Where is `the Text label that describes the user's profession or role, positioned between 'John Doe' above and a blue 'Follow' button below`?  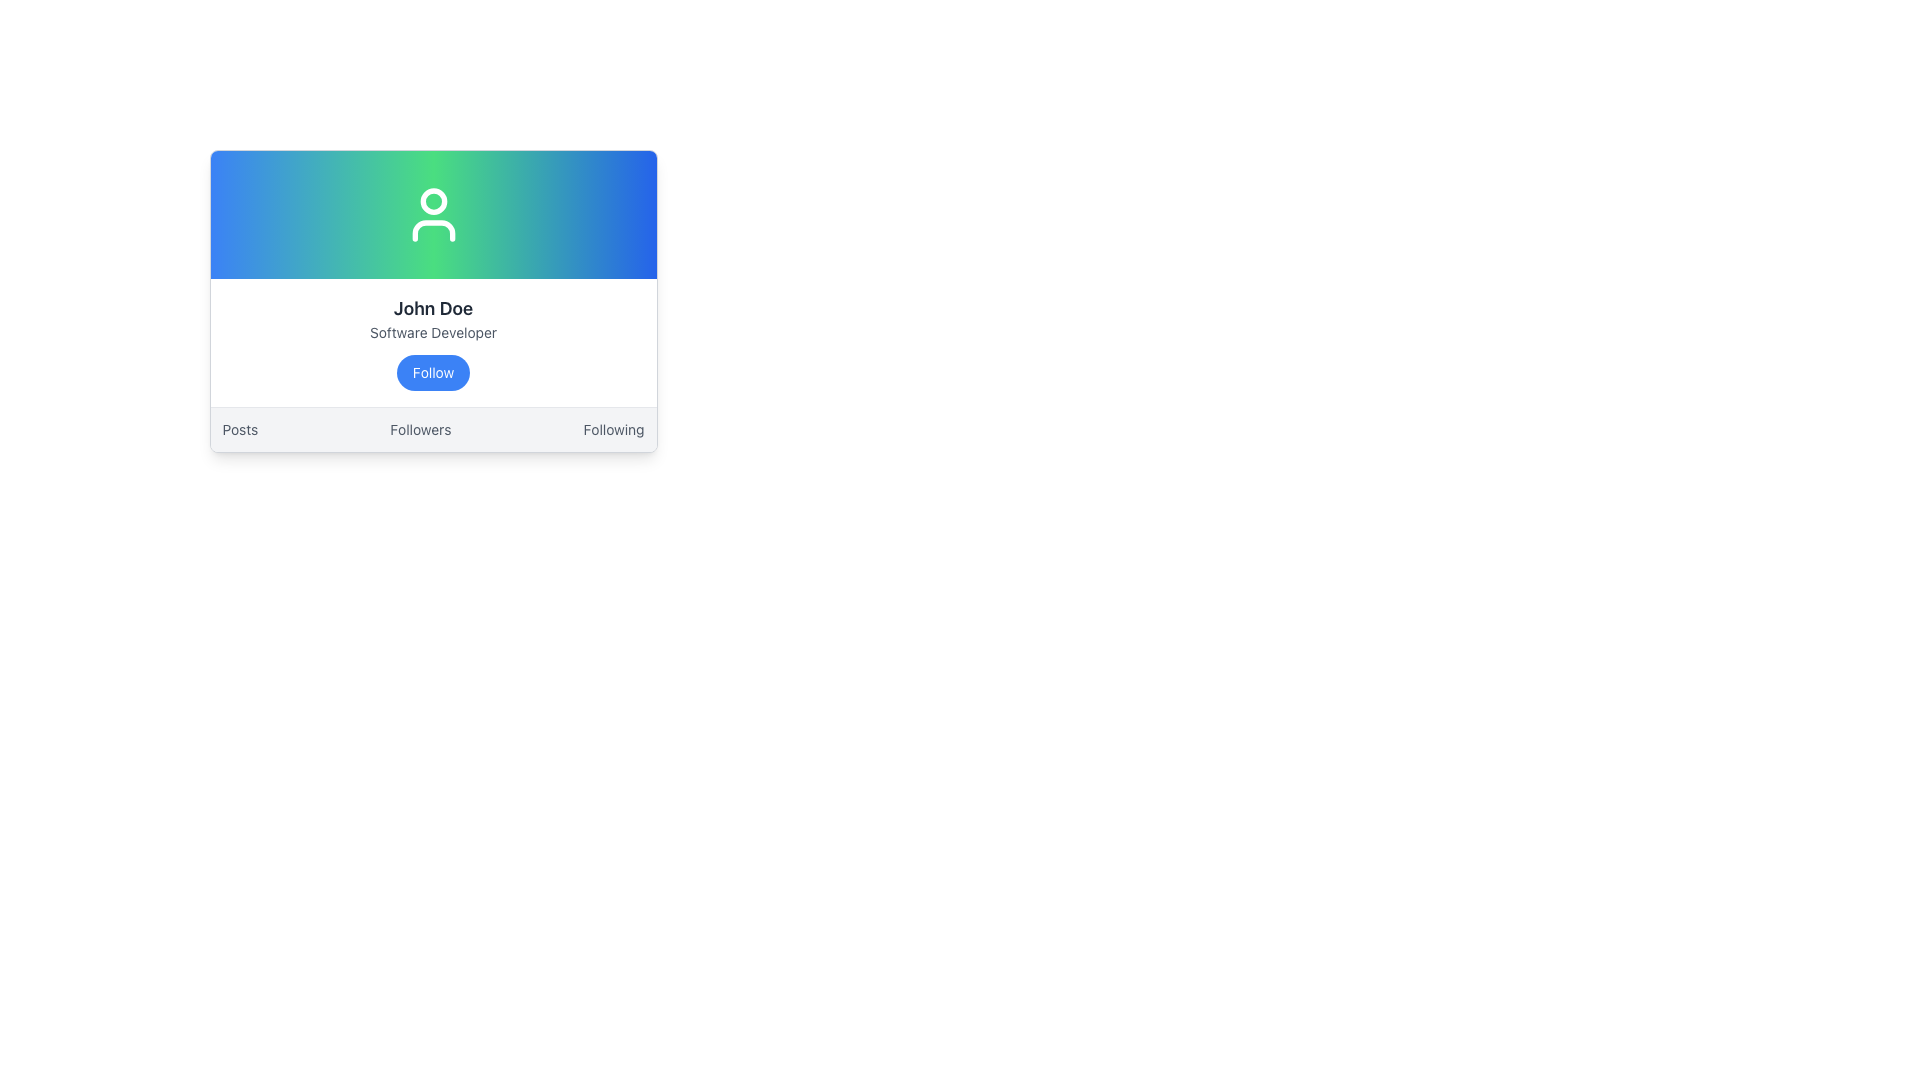
the Text label that describes the user's profession or role, positioned between 'John Doe' above and a blue 'Follow' button below is located at coordinates (432, 331).